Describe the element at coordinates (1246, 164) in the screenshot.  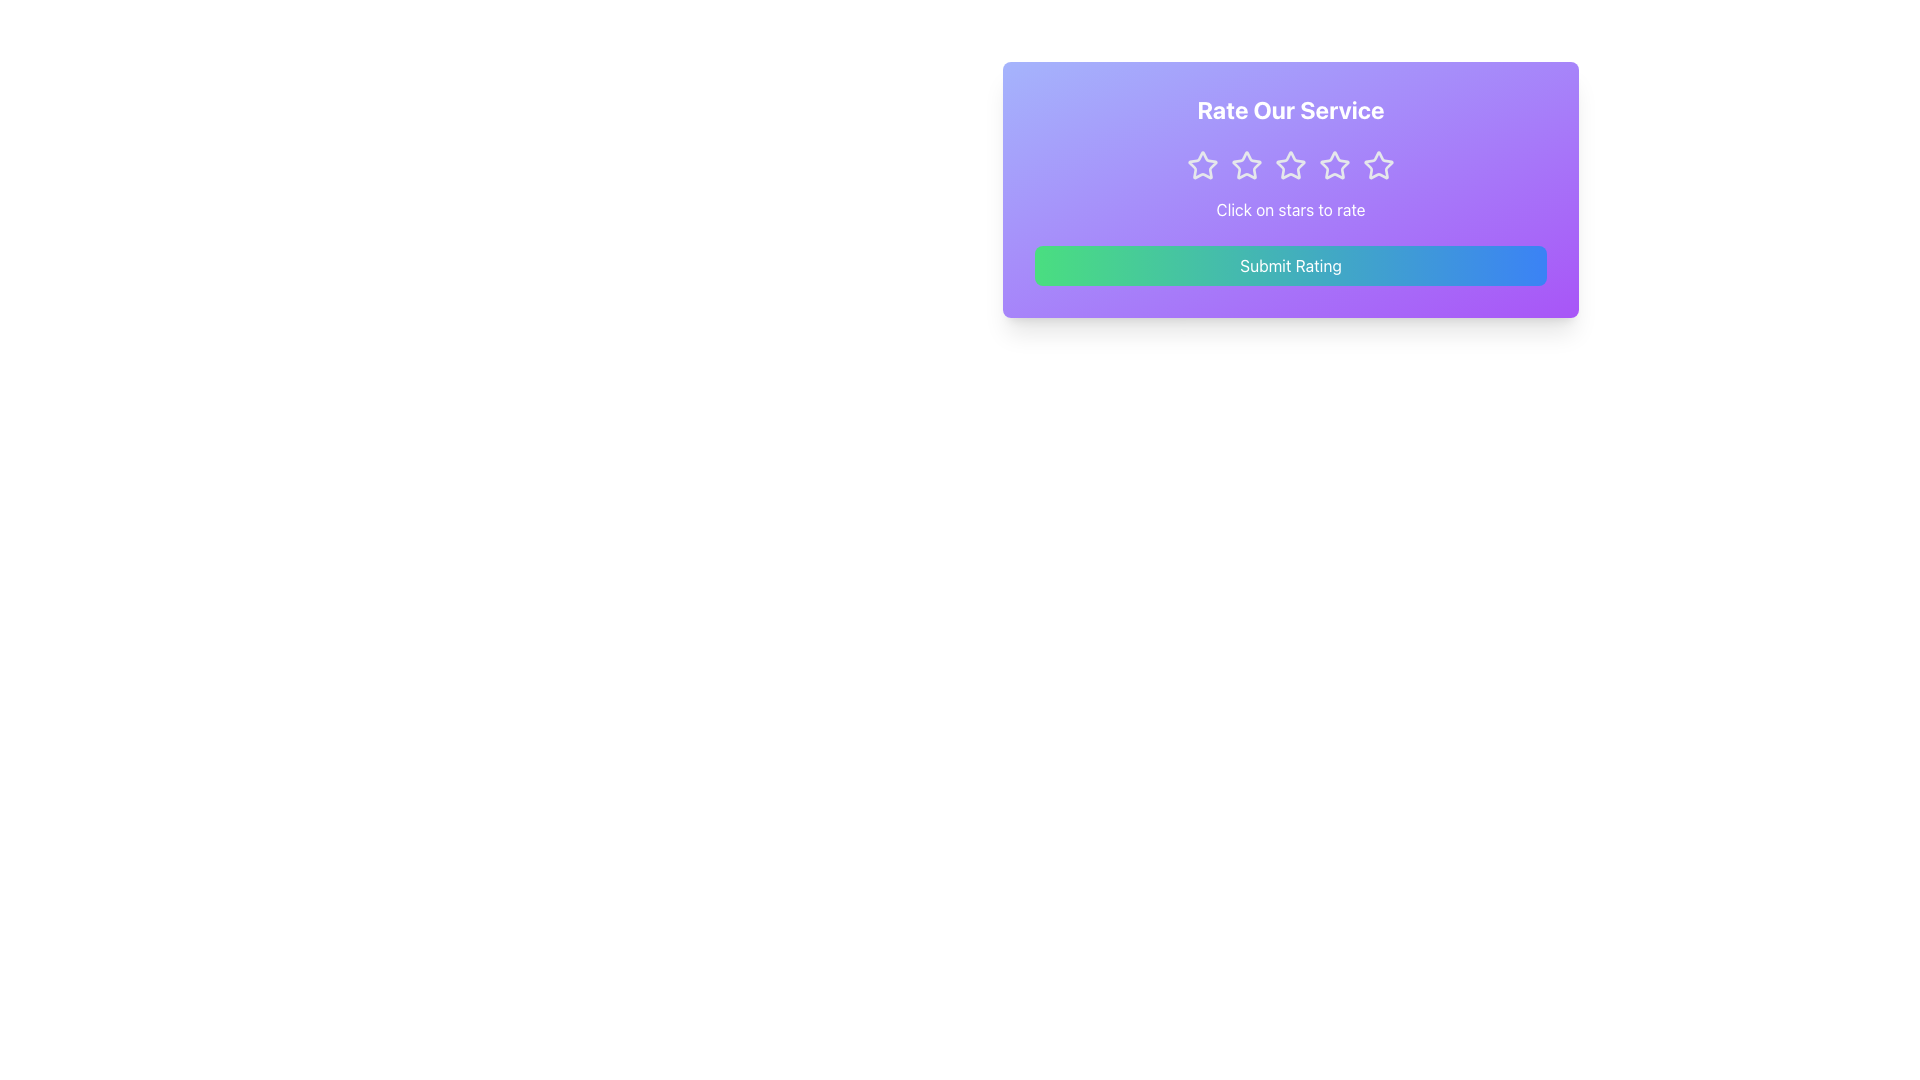
I see `the third star-shaped rating icon in the 'Rate Our Service' section` at that location.